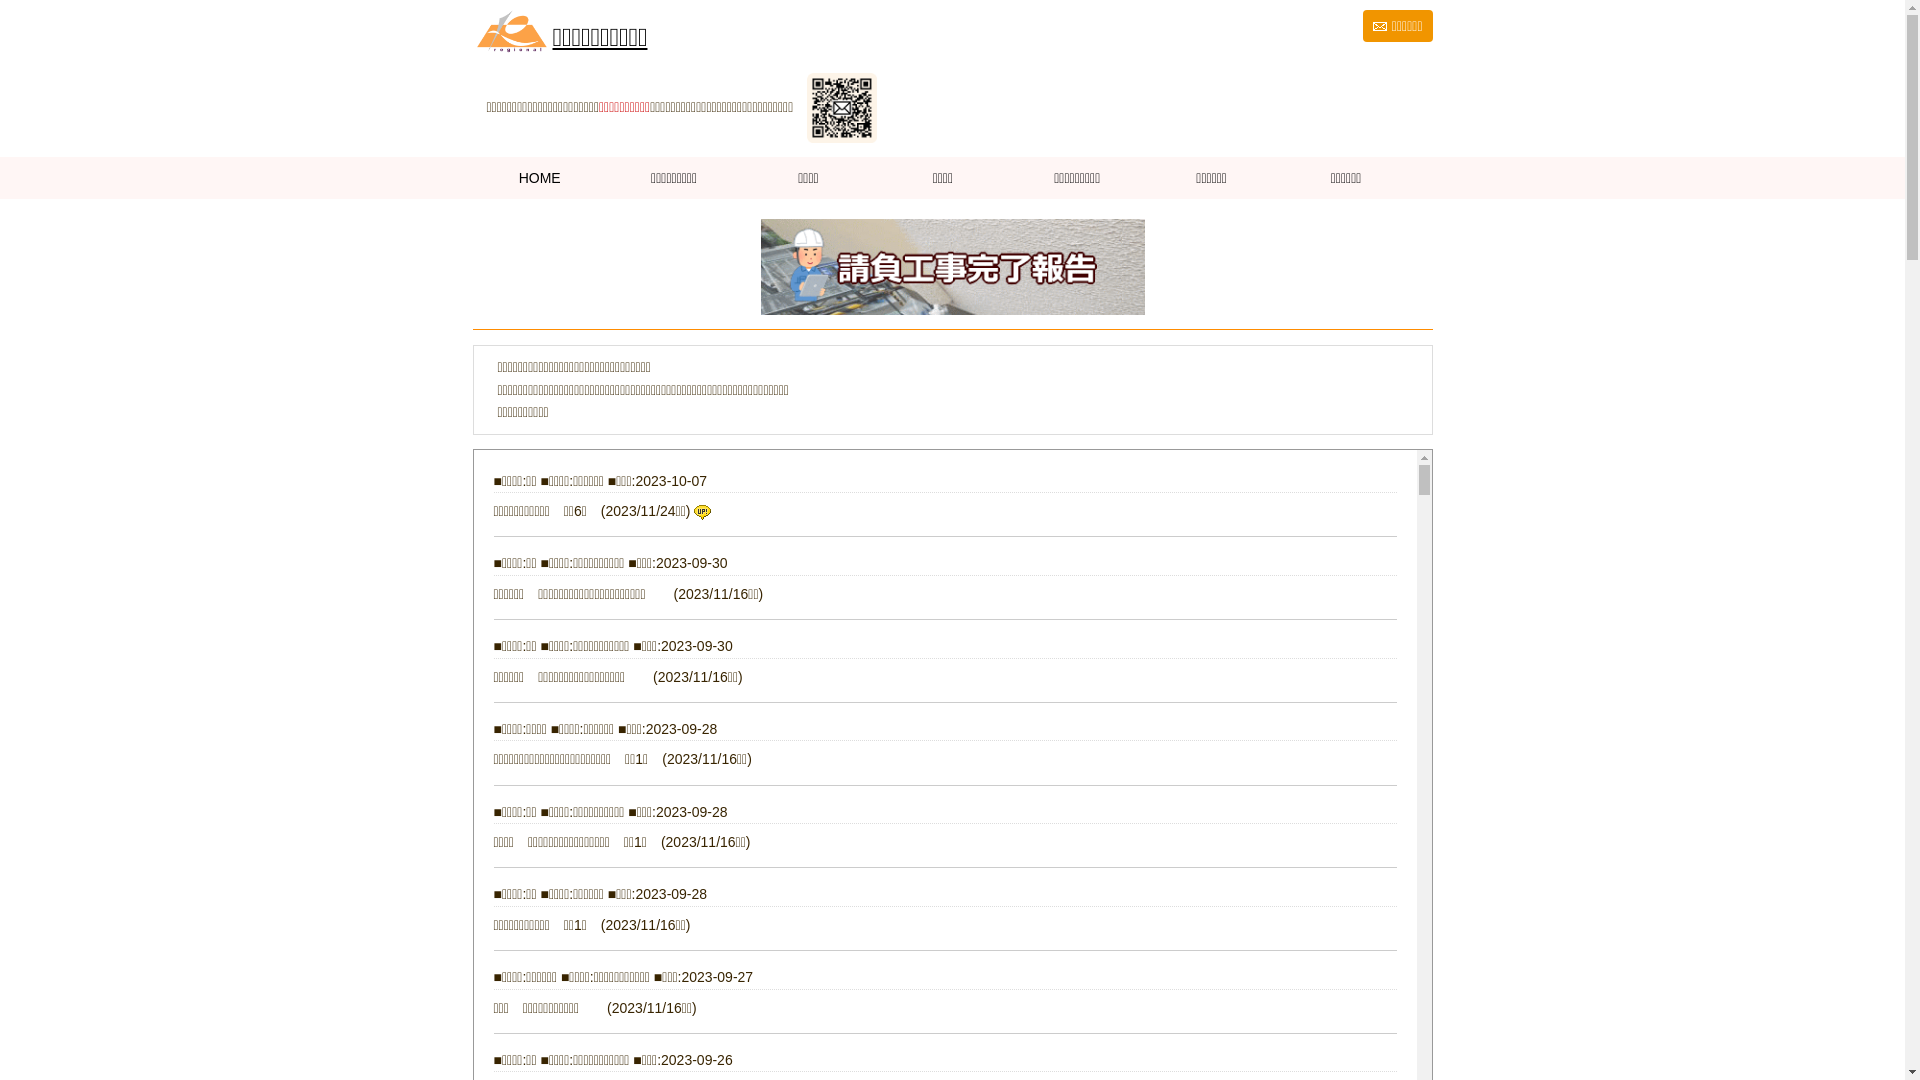 This screenshot has width=1920, height=1080. Describe the element at coordinates (538, 176) in the screenshot. I see `'HOME'` at that location.